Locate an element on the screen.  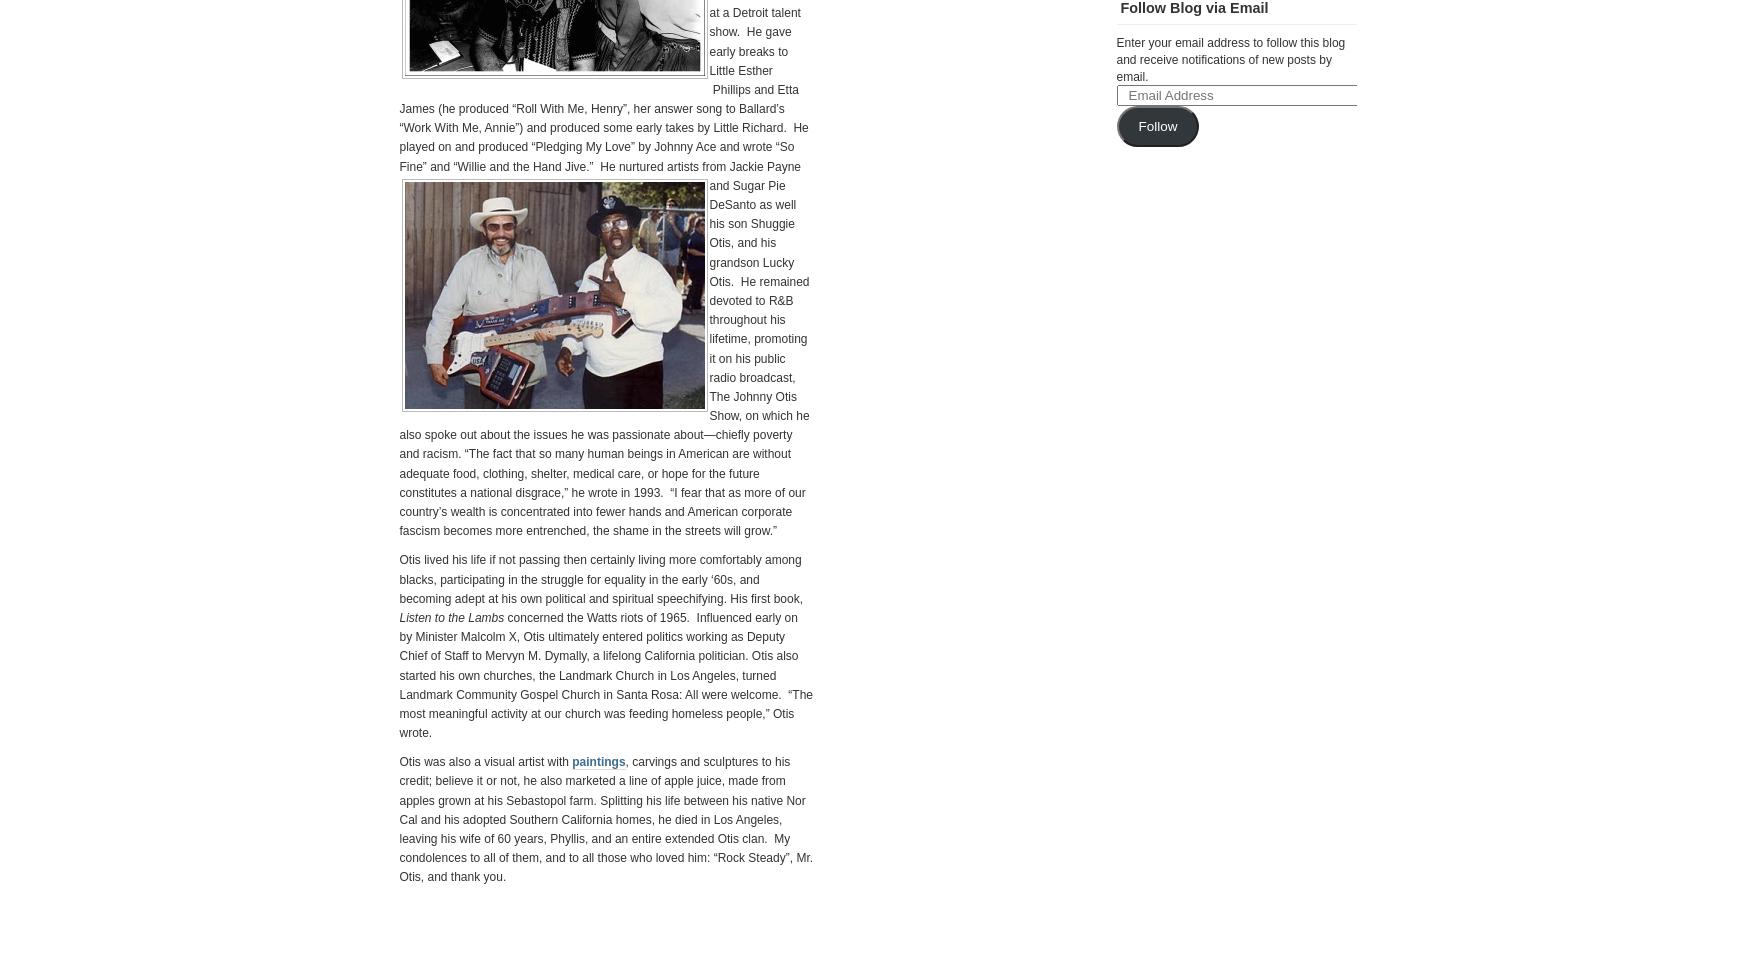
'concerned the Watts riots of 1965.  Influenced early on by Minister Malcolm X, Otis ultimately entered politics working as Deputy Chief of Staff to Mervyn M. Dymally, a lifelong California politician. Otis also started his own churches, the Landmark Church in Los Angeles, turned Landmark Community Gospel Church in Santa Rosa: All were welcome.  “The most meaningful activity at our church was feeding homeless people,” Otis wrote.' is located at coordinates (605, 673).